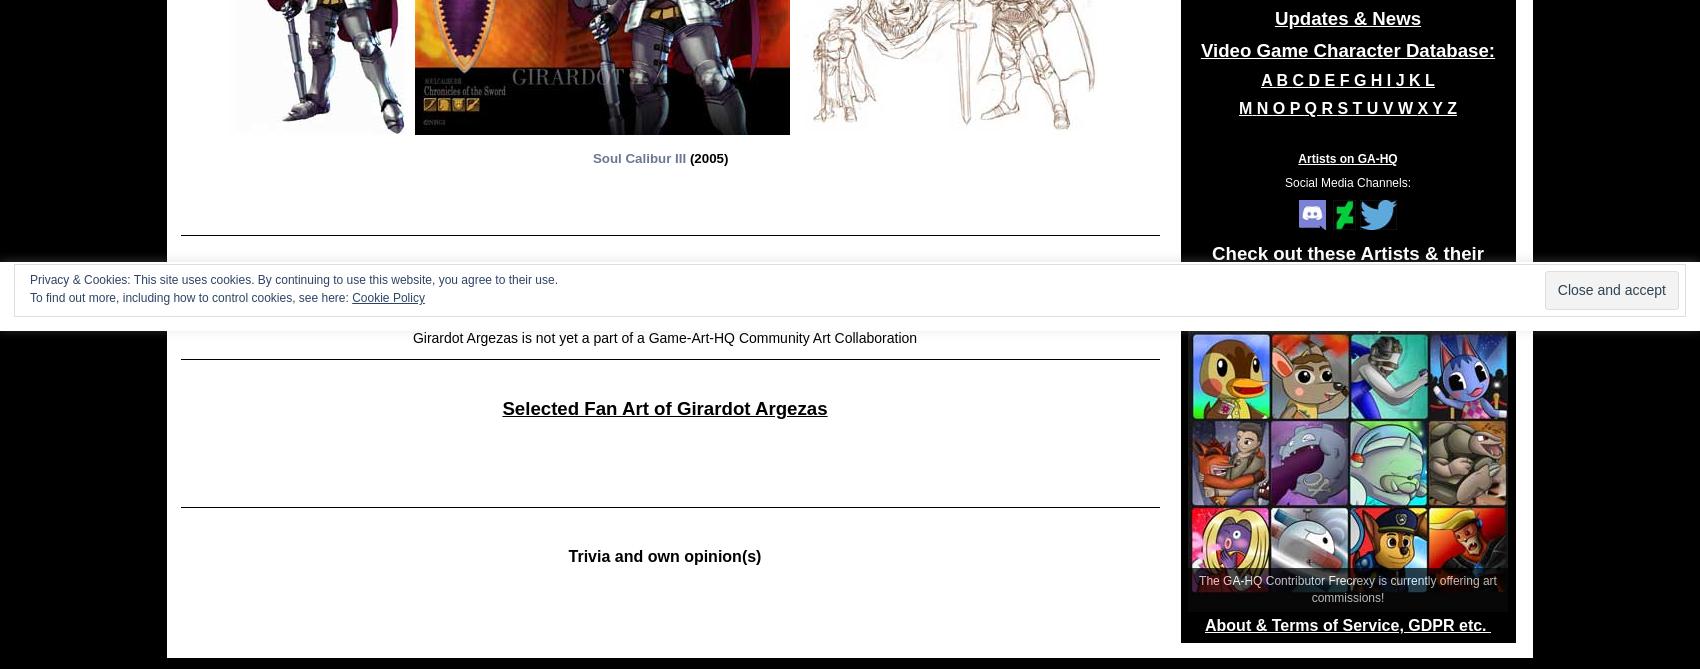  What do you see at coordinates (707, 157) in the screenshot?
I see `'(2005)'` at bounding box center [707, 157].